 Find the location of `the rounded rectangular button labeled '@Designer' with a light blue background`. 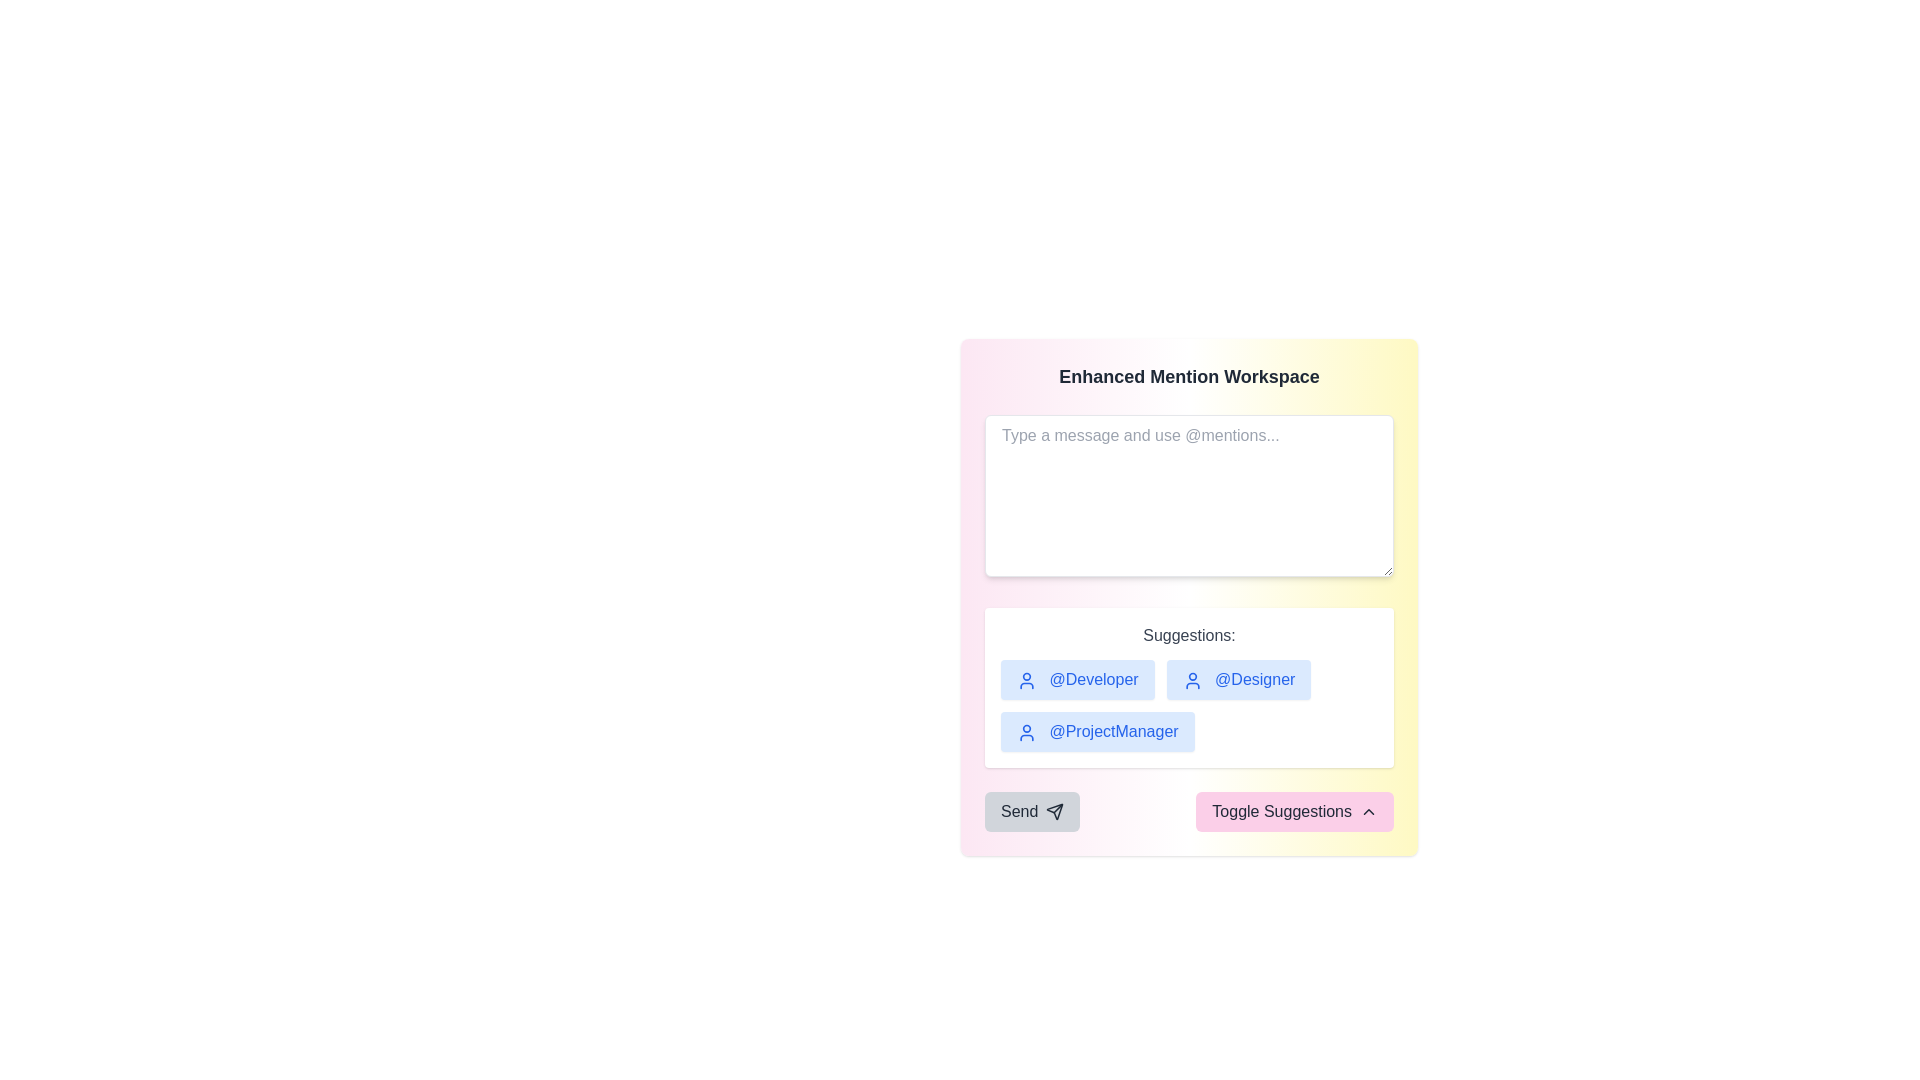

the rounded rectangular button labeled '@Designer' with a light blue background is located at coordinates (1237, 678).